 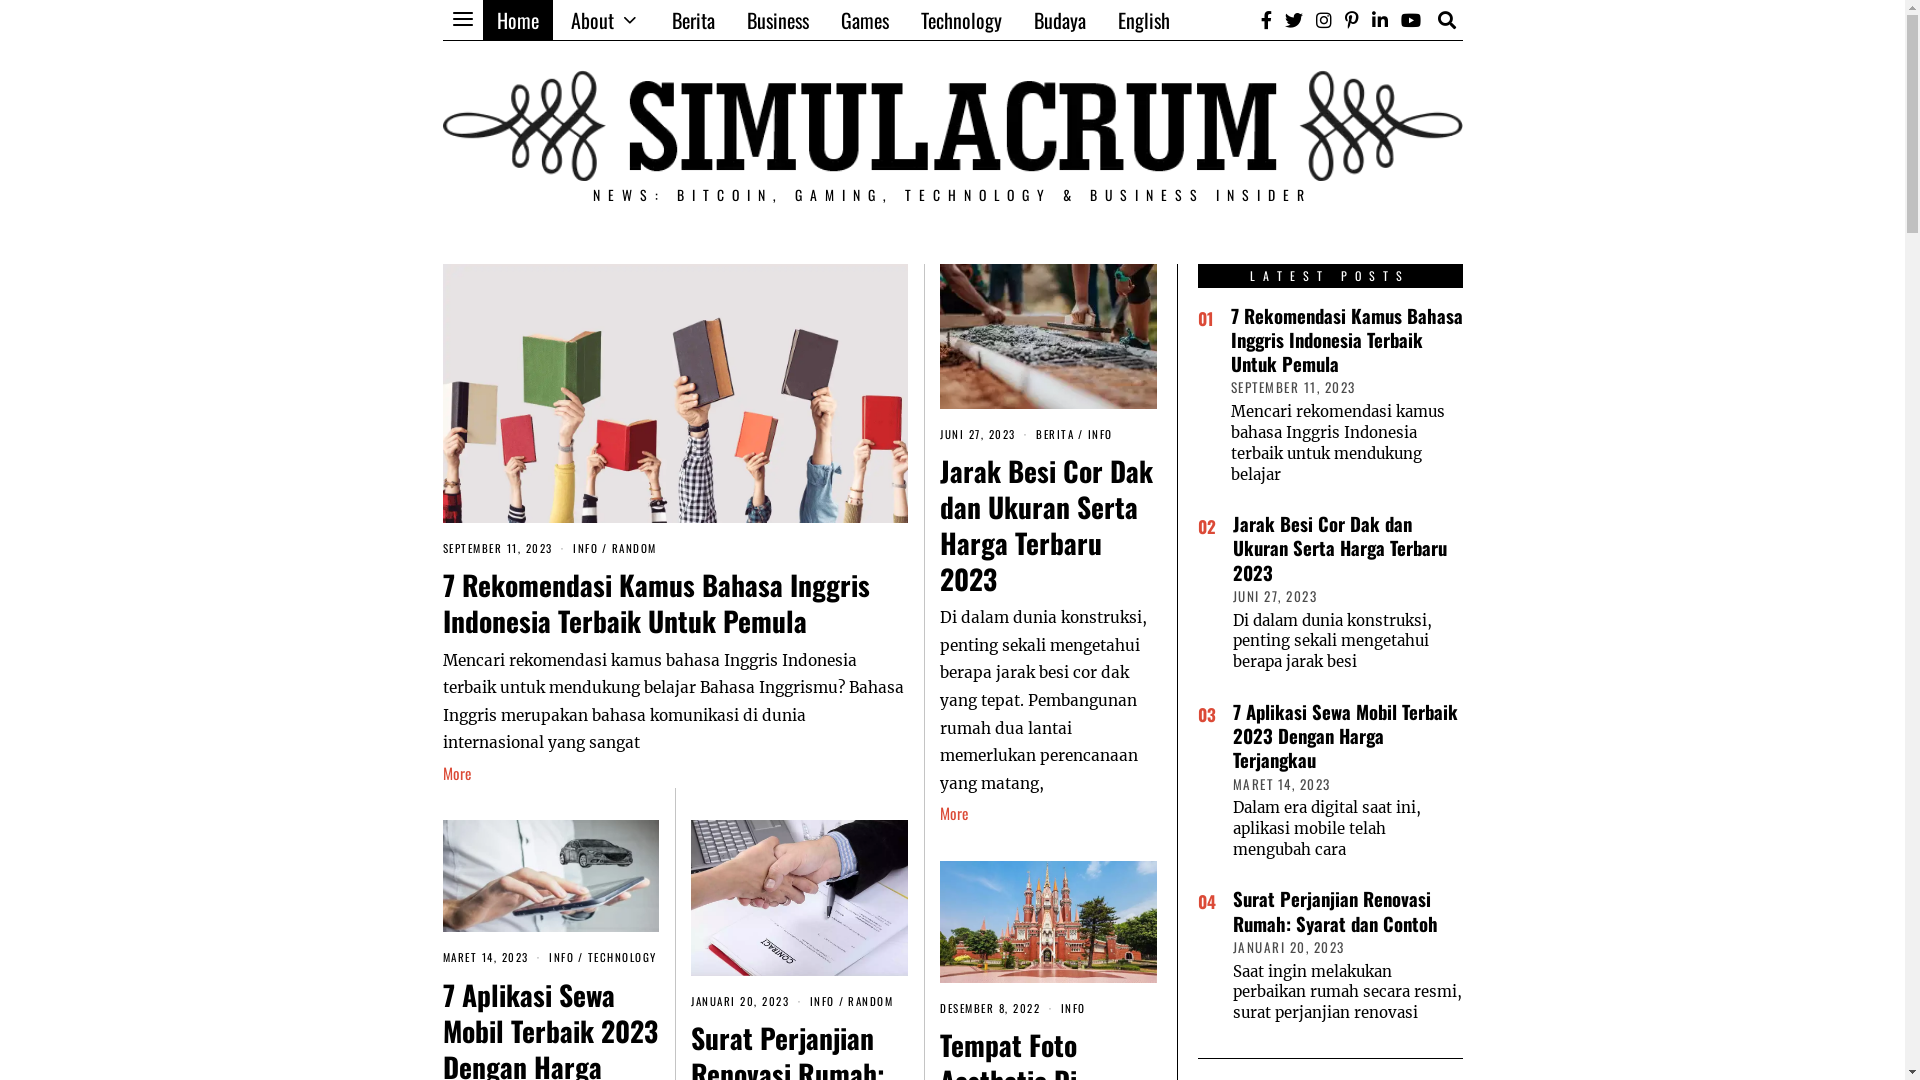 What do you see at coordinates (603, 19) in the screenshot?
I see `'About'` at bounding box center [603, 19].